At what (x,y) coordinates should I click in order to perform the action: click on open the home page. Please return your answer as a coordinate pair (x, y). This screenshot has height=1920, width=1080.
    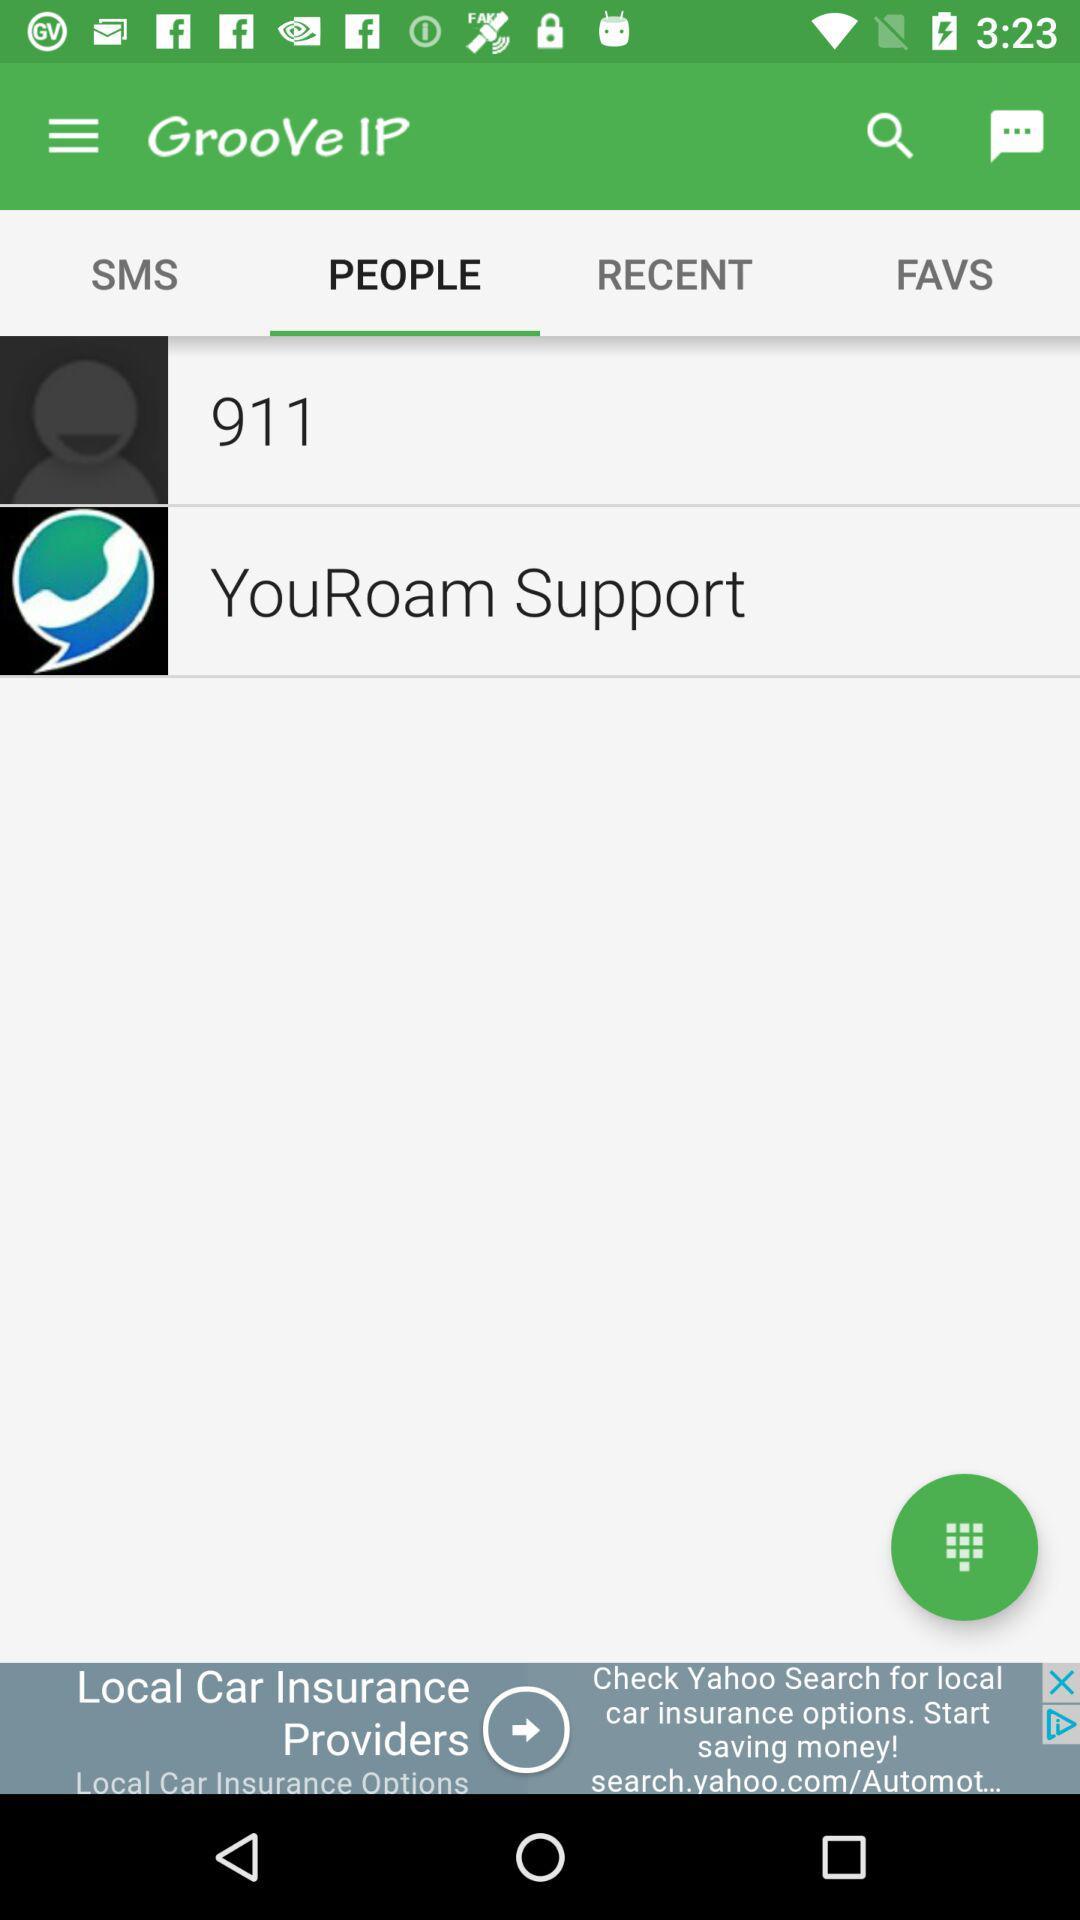
    Looking at the image, I should click on (963, 1546).